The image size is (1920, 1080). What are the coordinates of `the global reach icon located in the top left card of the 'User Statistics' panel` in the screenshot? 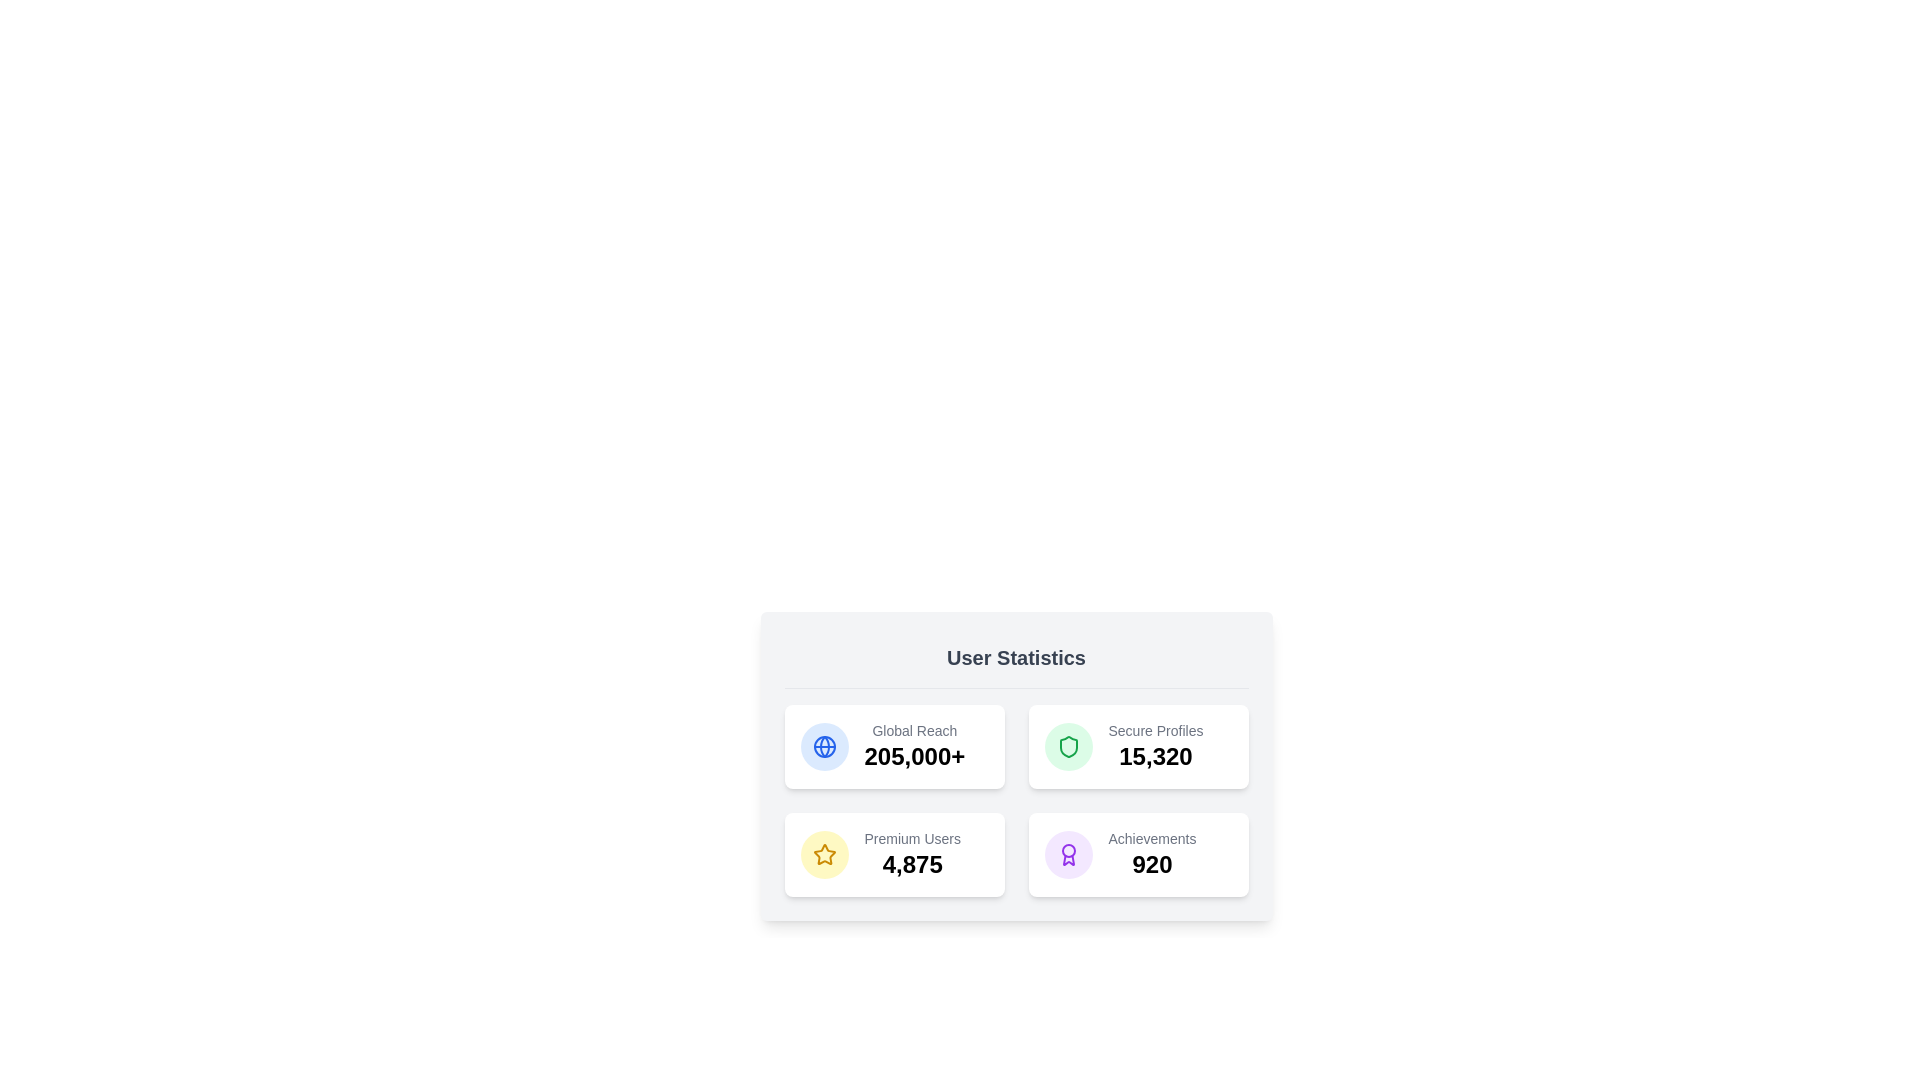 It's located at (824, 747).